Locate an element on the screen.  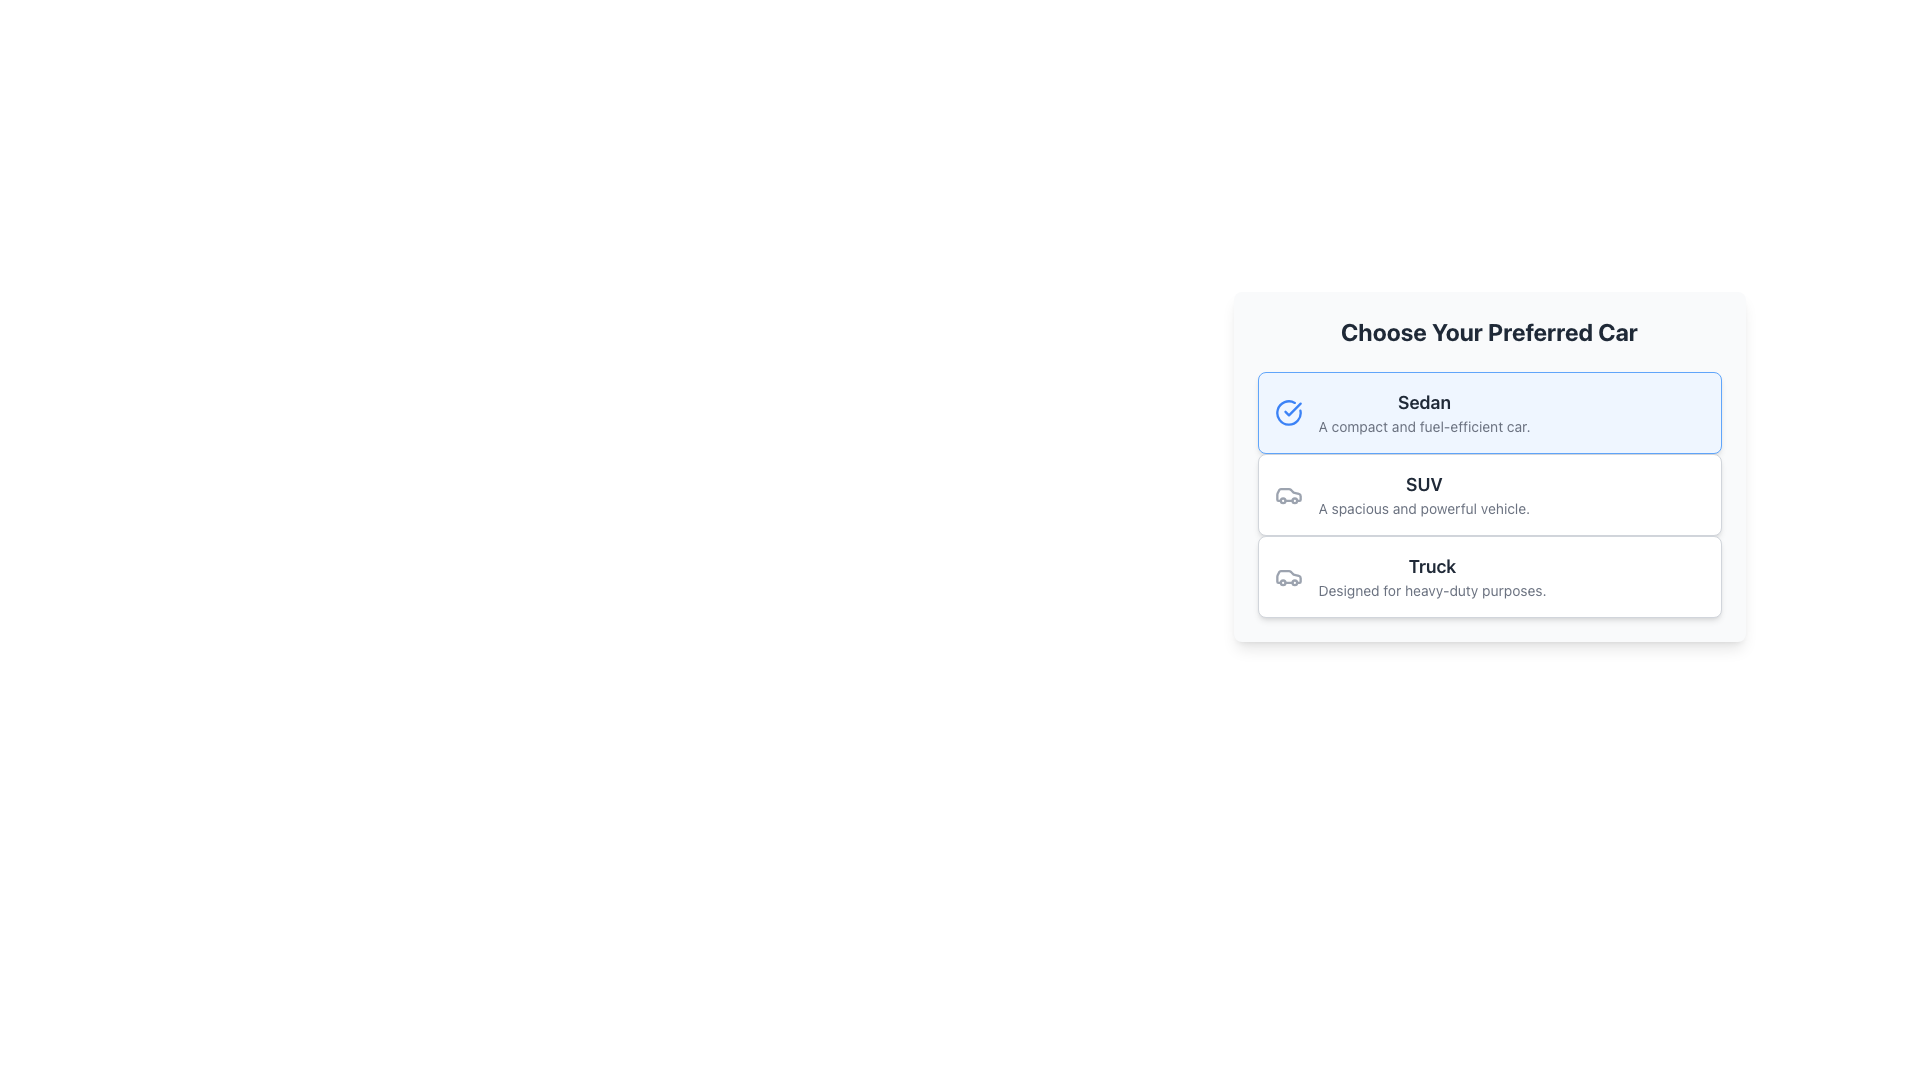
the car icon located to the left of the 'SUV' text in the car type selection panel is located at coordinates (1288, 494).